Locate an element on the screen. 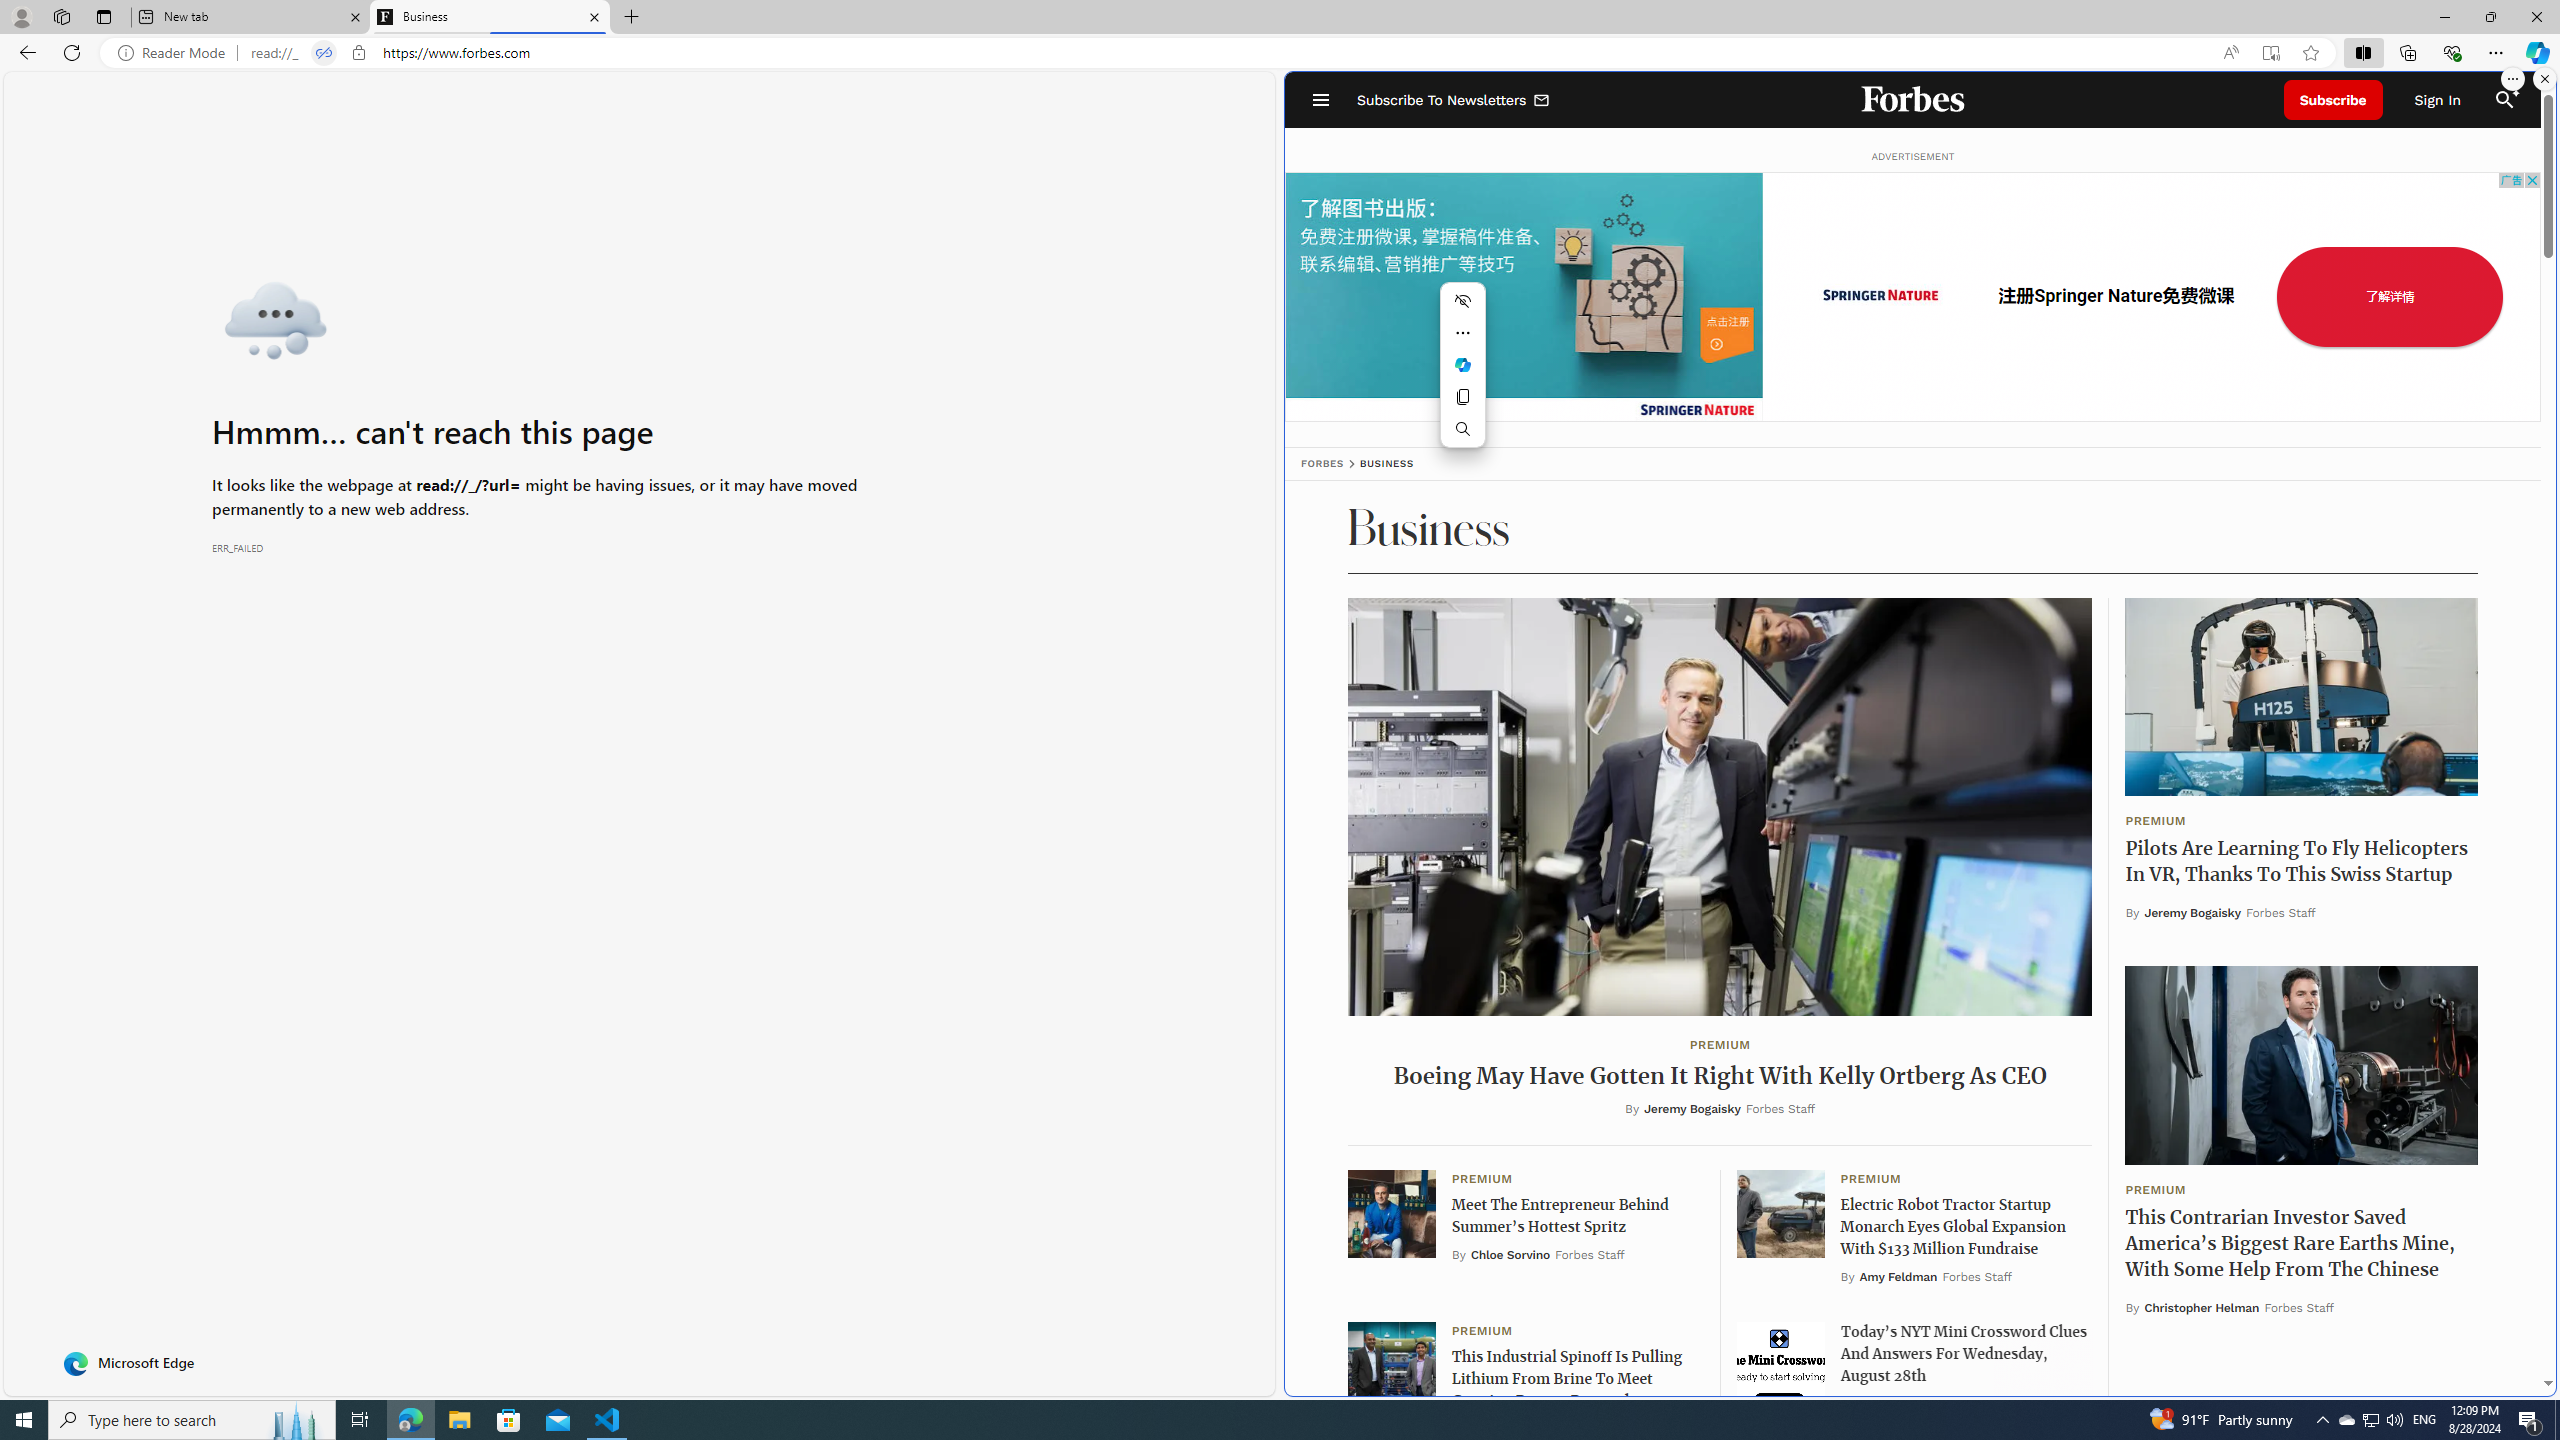  'Sign In' is located at coordinates (2437, 99).